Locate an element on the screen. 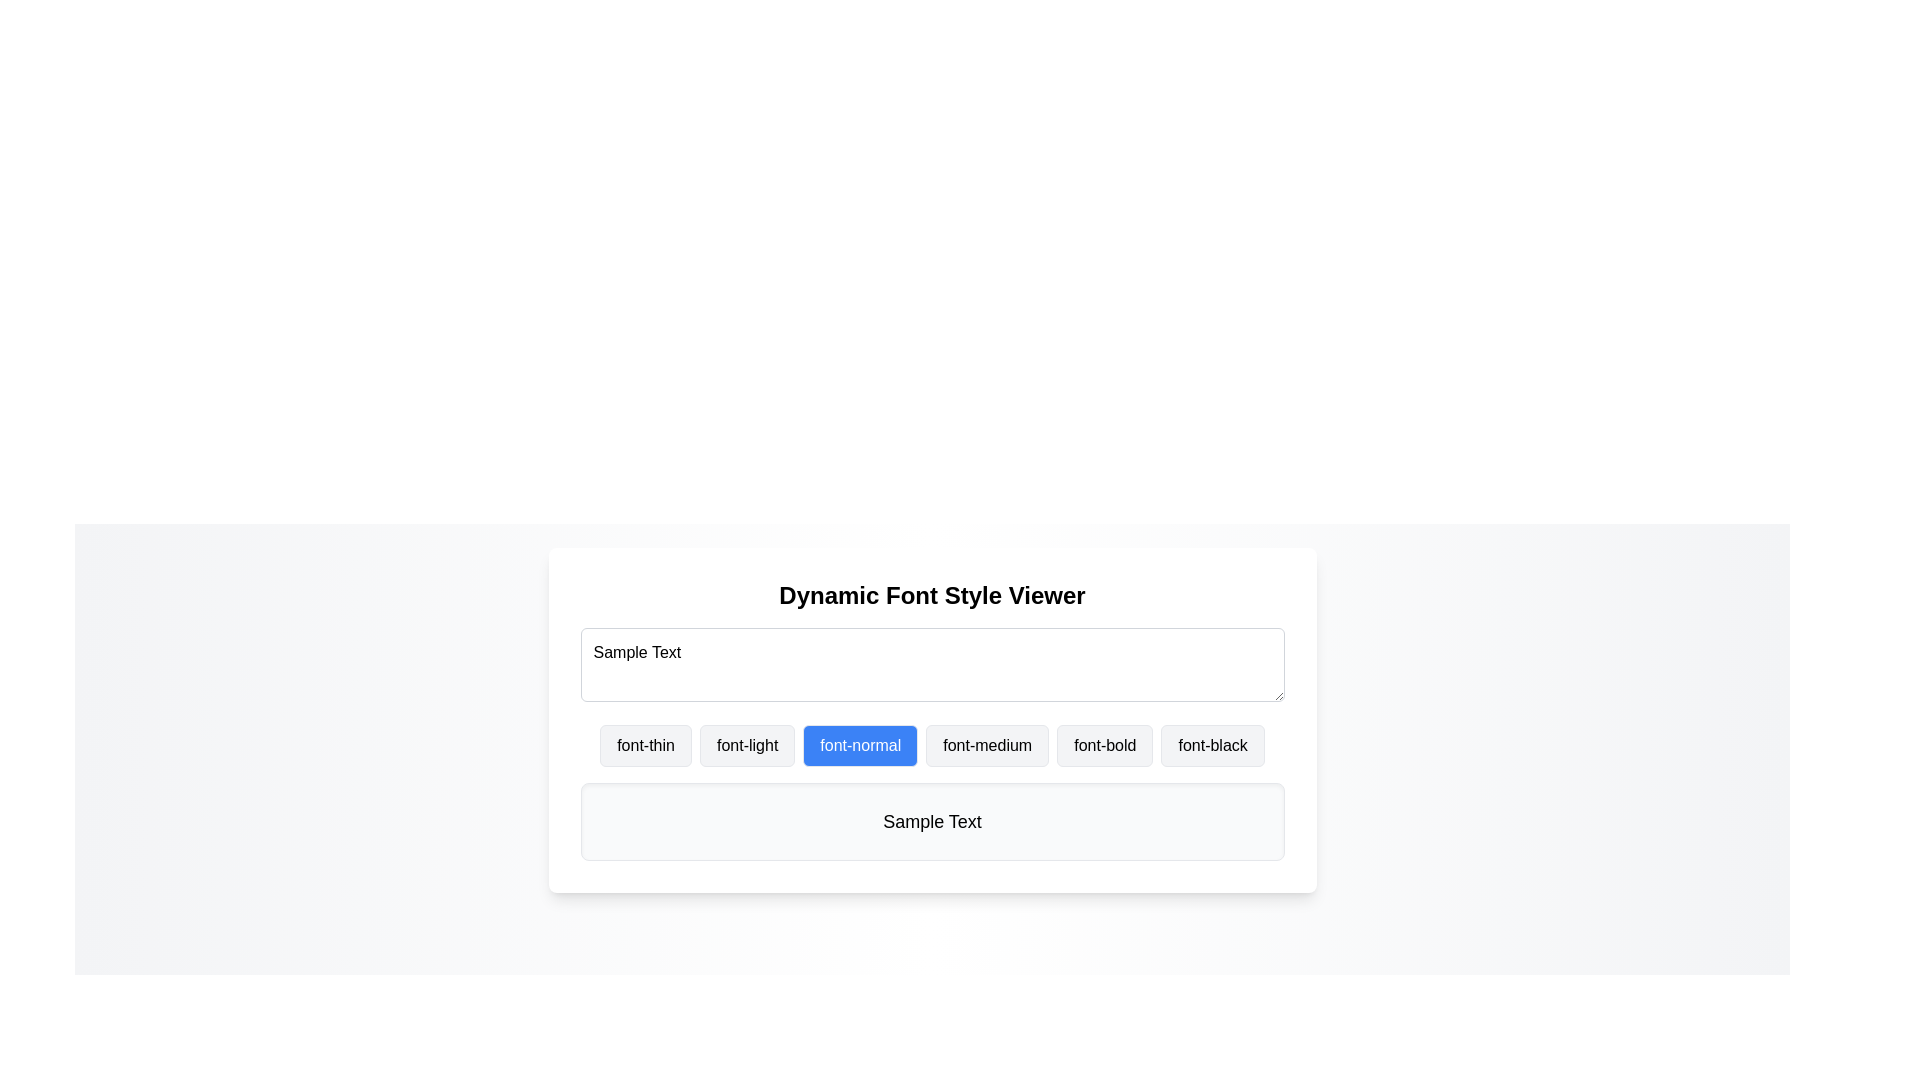 The height and width of the screenshot is (1080, 1920). the second button from the left in a row of six buttons that applies a 'font-light' style to the text is located at coordinates (746, 745).